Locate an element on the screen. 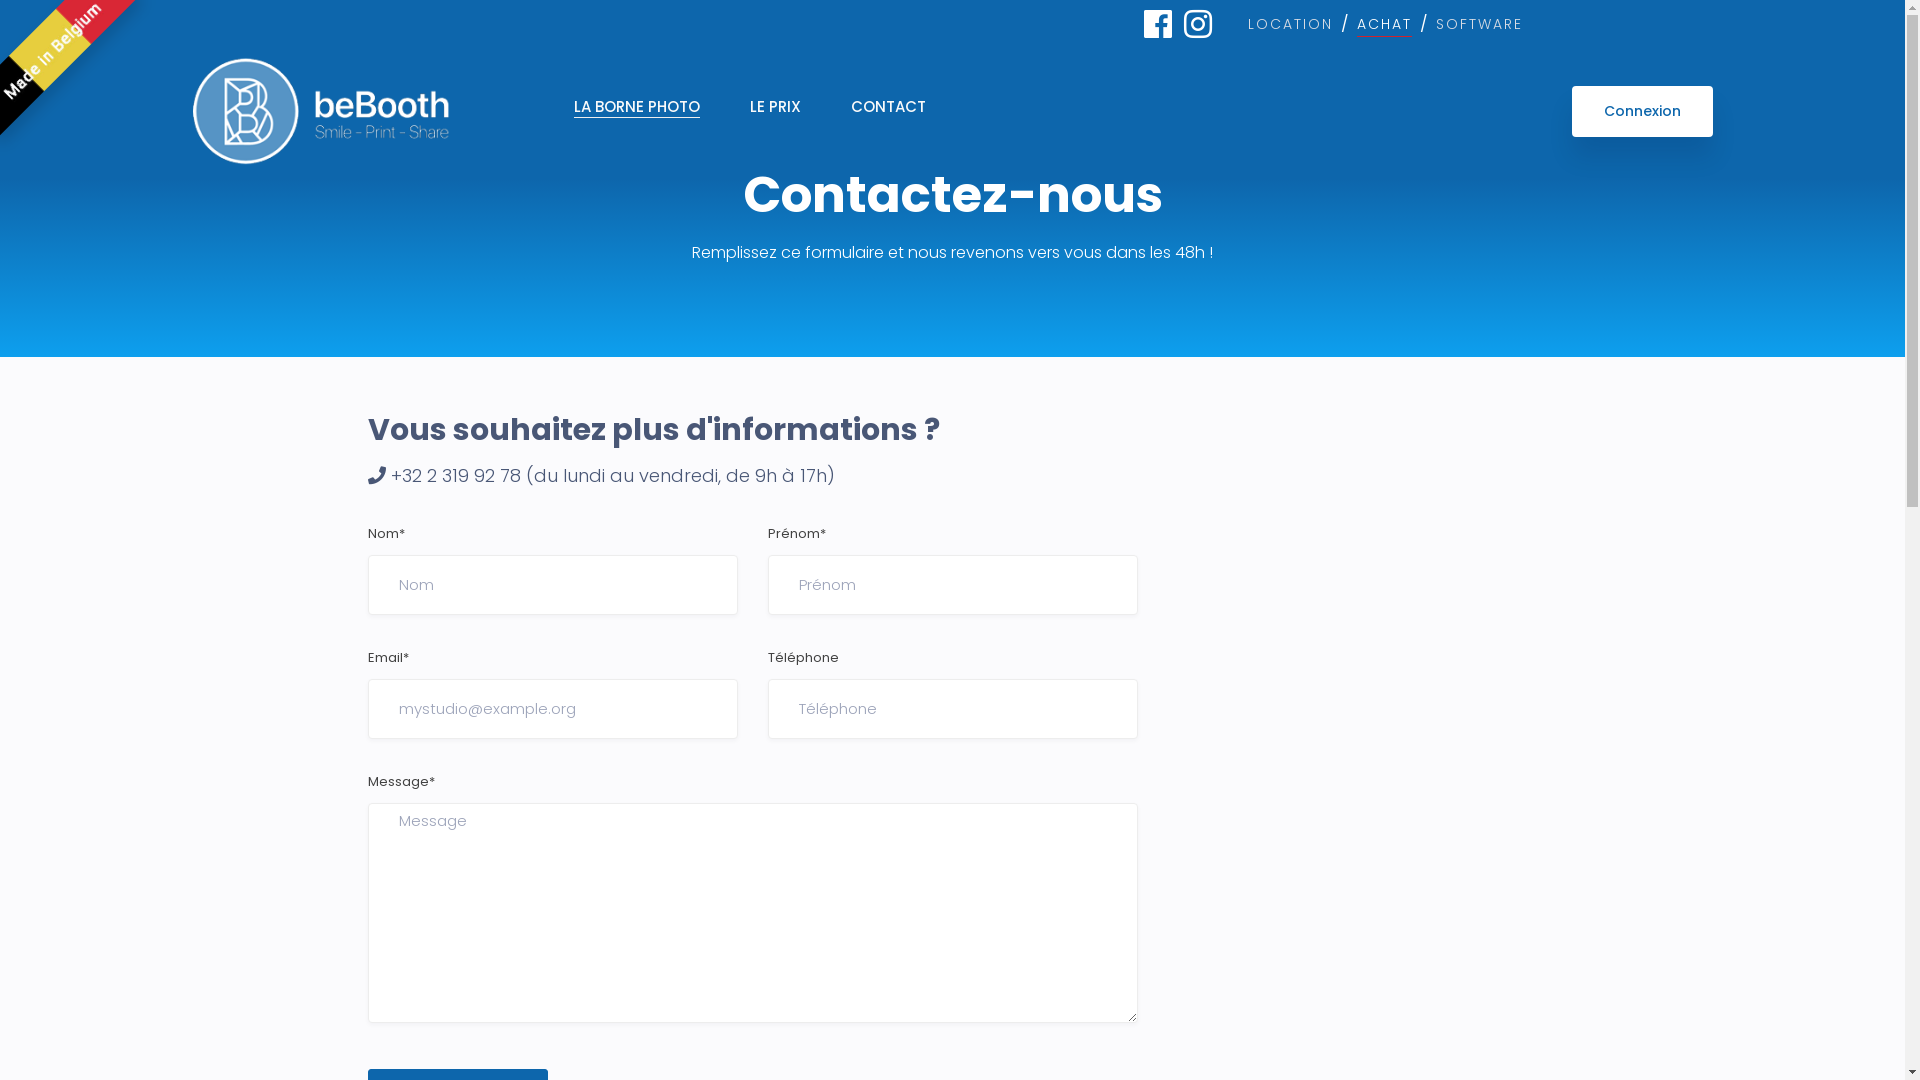  'LA BORNE PHOTO' is located at coordinates (636, 105).